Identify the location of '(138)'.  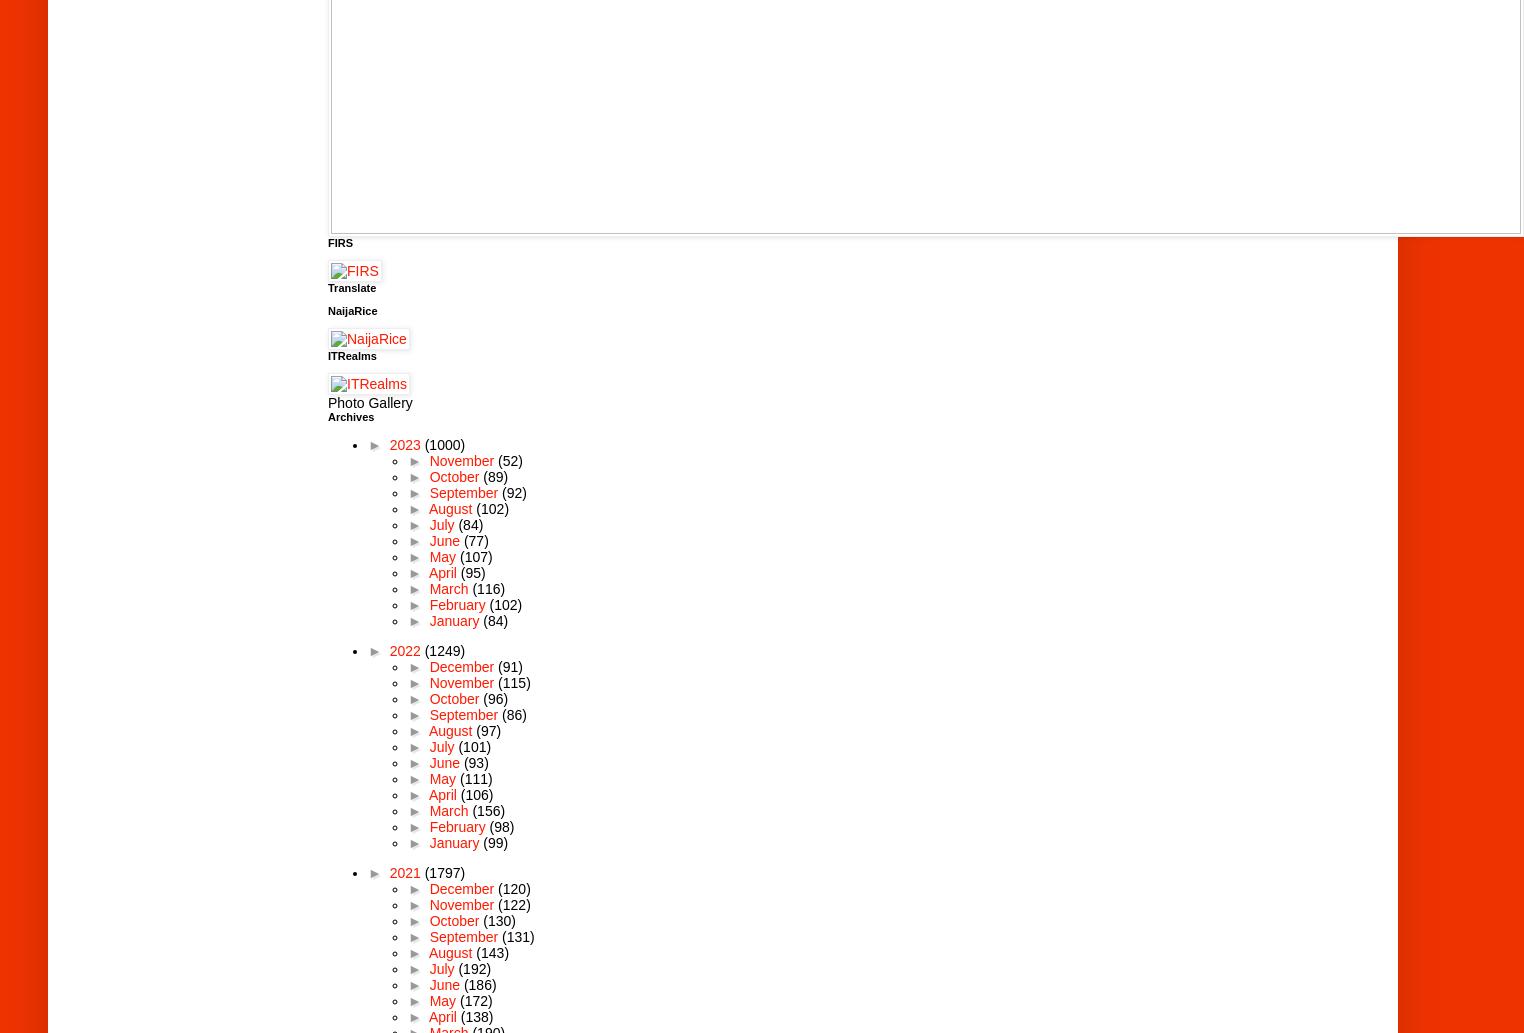
(476, 1014).